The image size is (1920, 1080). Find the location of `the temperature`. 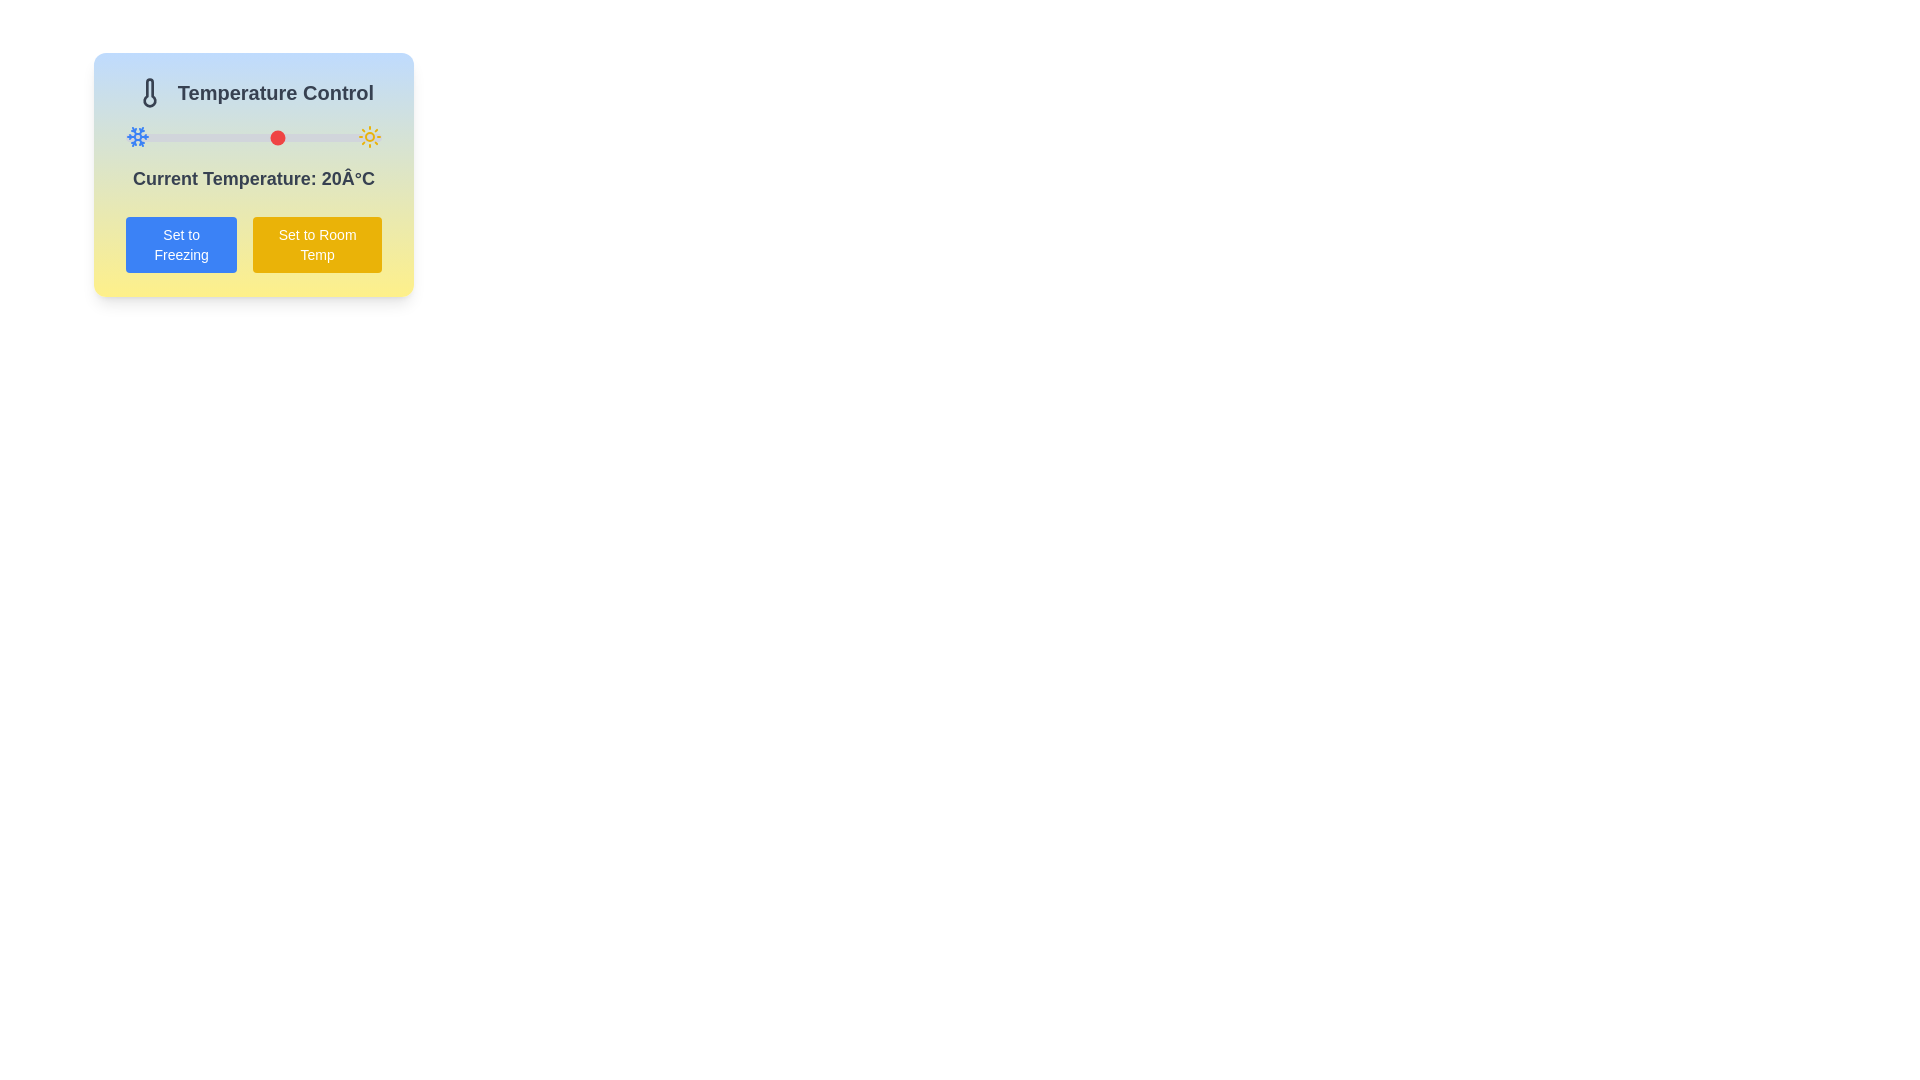

the temperature is located at coordinates (161, 137).